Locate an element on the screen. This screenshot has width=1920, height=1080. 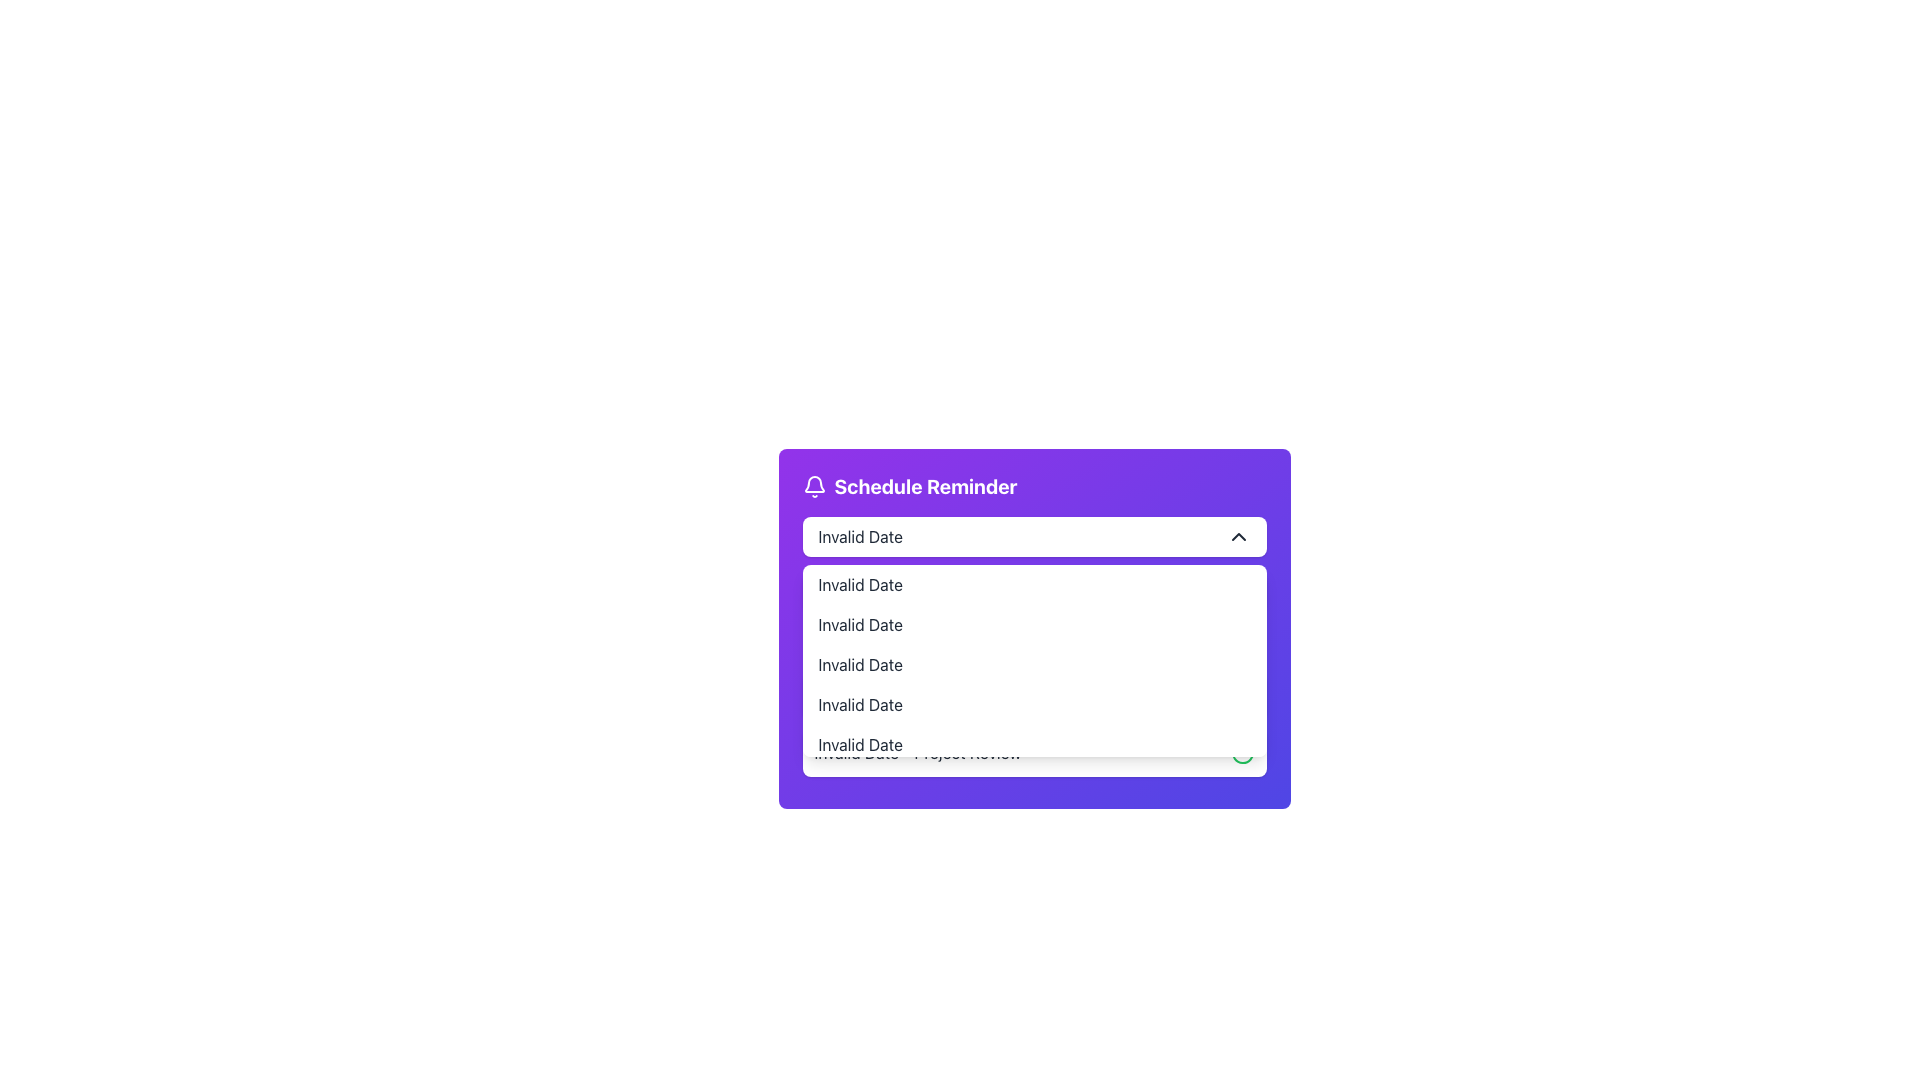
the dropdown menu item displaying 'Invalid Date' is located at coordinates (1034, 623).